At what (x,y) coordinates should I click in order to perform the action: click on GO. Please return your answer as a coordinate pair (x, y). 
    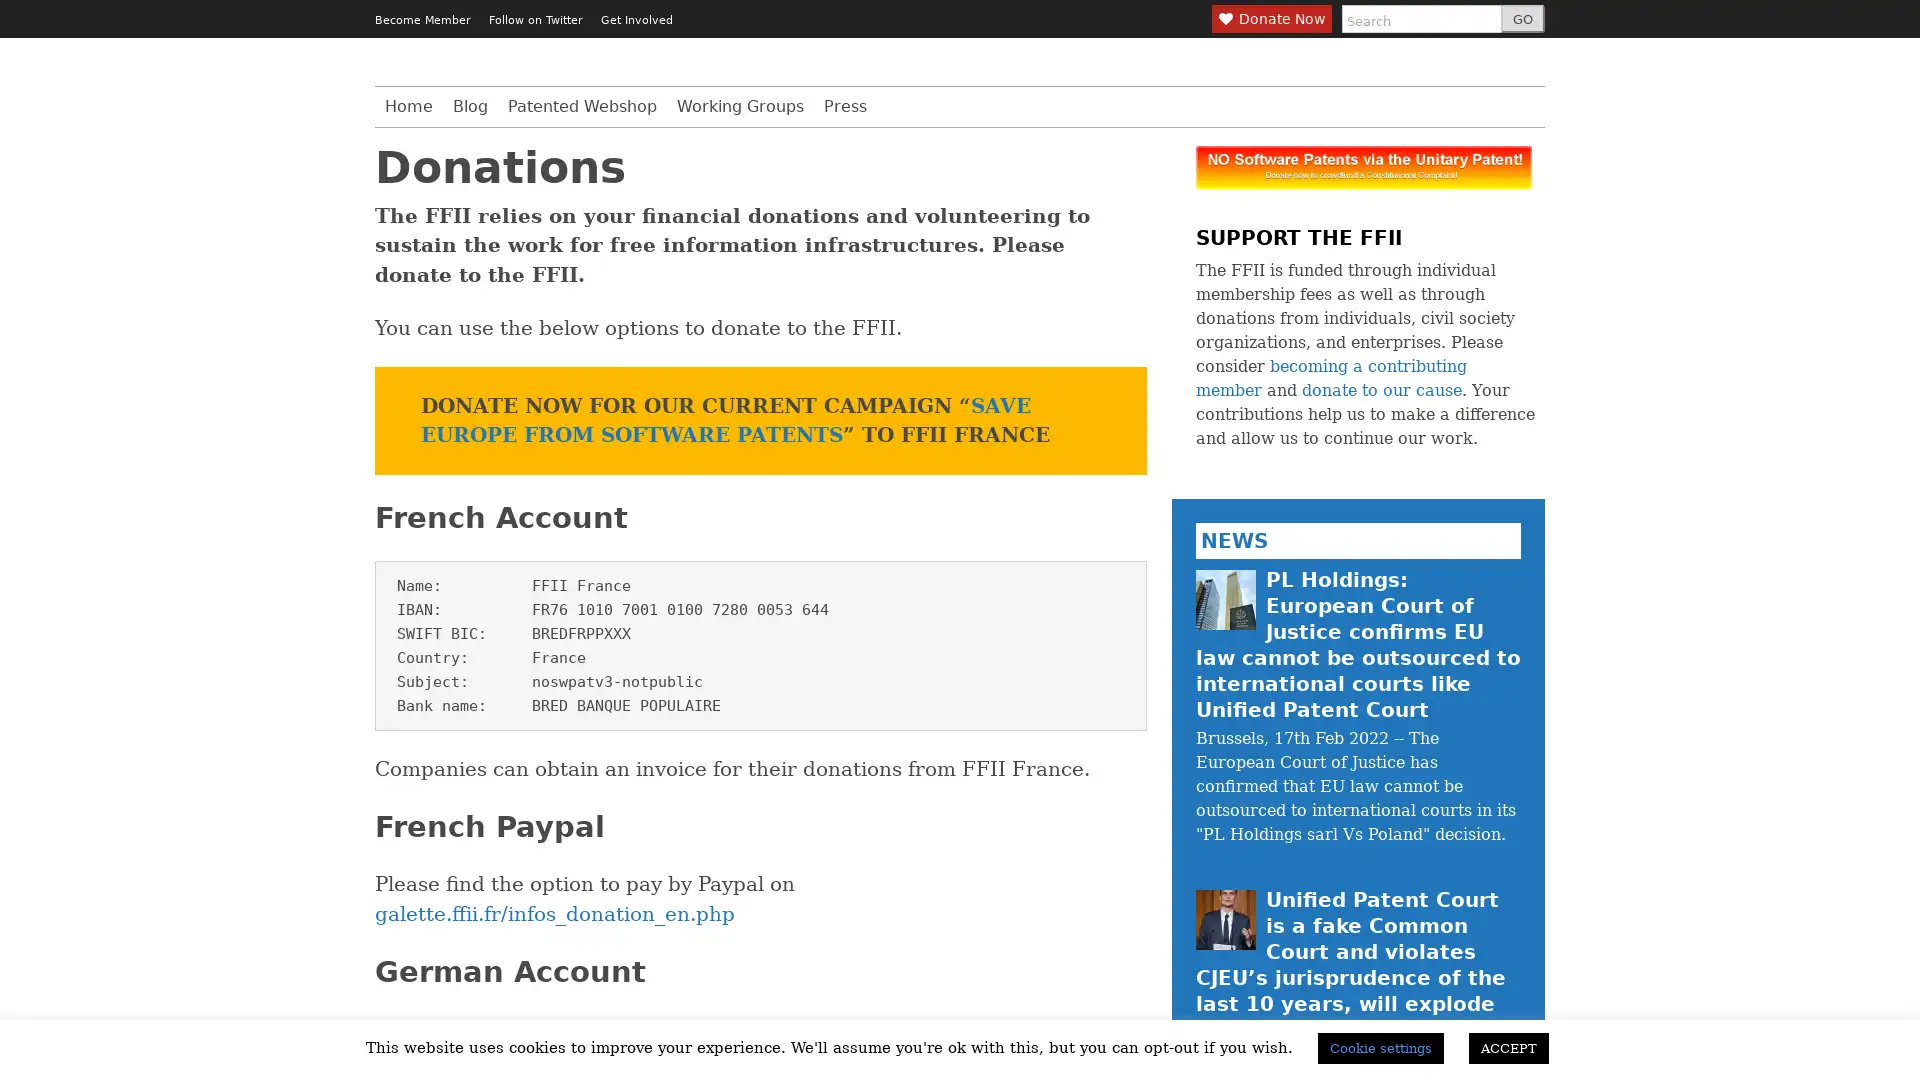
    Looking at the image, I should click on (1521, 19).